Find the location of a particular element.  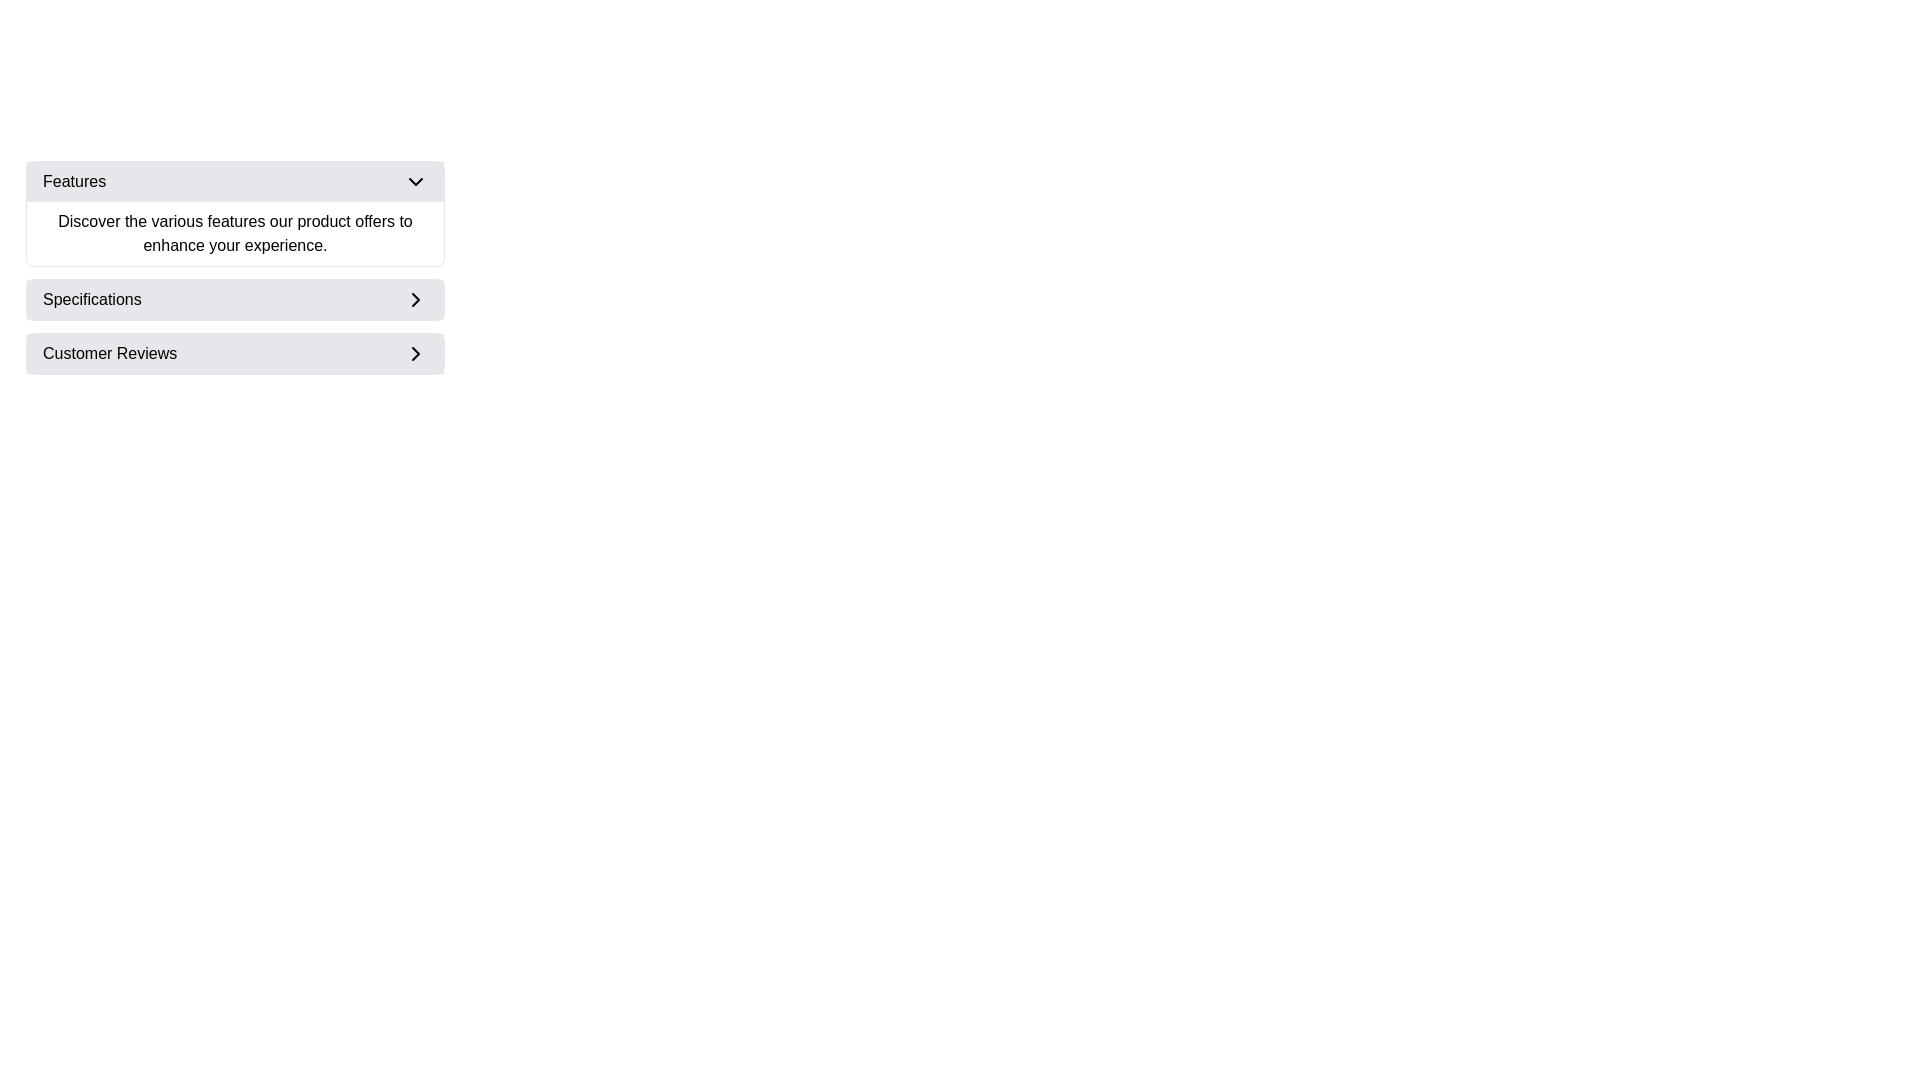

the static text providing descriptive information about the product features, located under the 'Features' heading is located at coordinates (235, 233).